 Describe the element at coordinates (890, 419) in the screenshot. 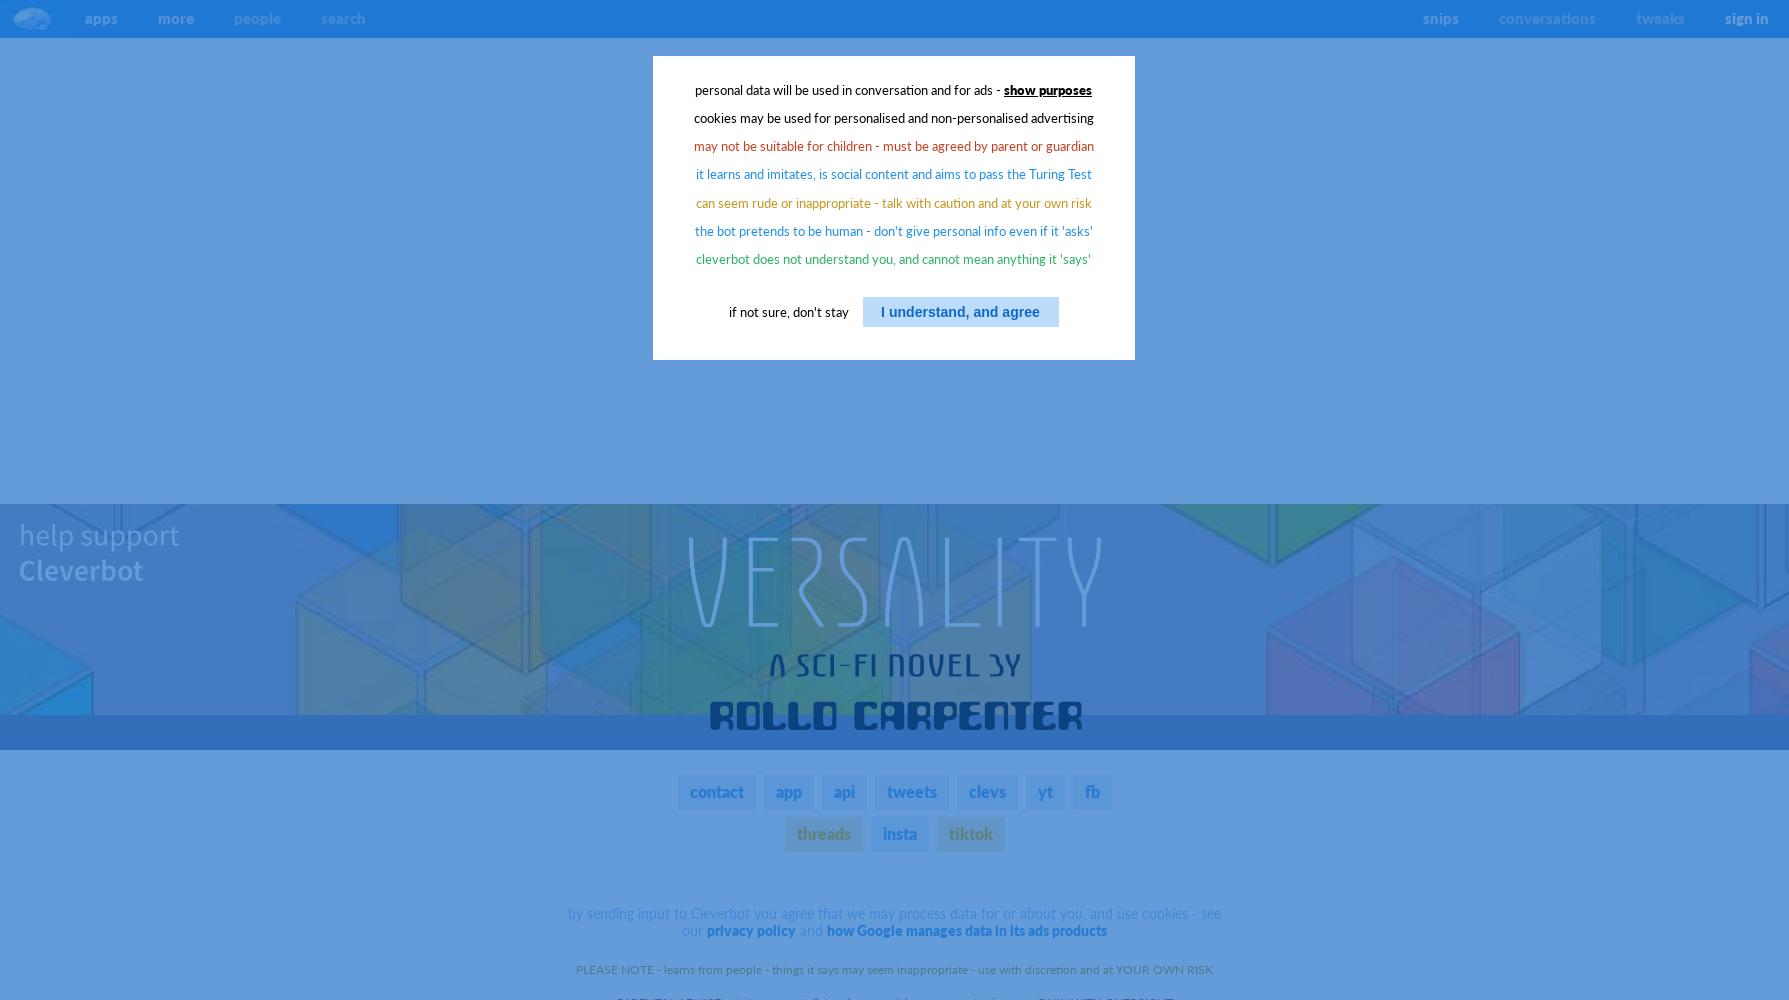

I see `'Advertisers will never know the contents of your conversations, but their own cookies, if your browser and its settings allow, may be used to track activity and purchasing behaviour across multiple sites, and such information means you may see personalised and non-personalised ads.'` at that location.